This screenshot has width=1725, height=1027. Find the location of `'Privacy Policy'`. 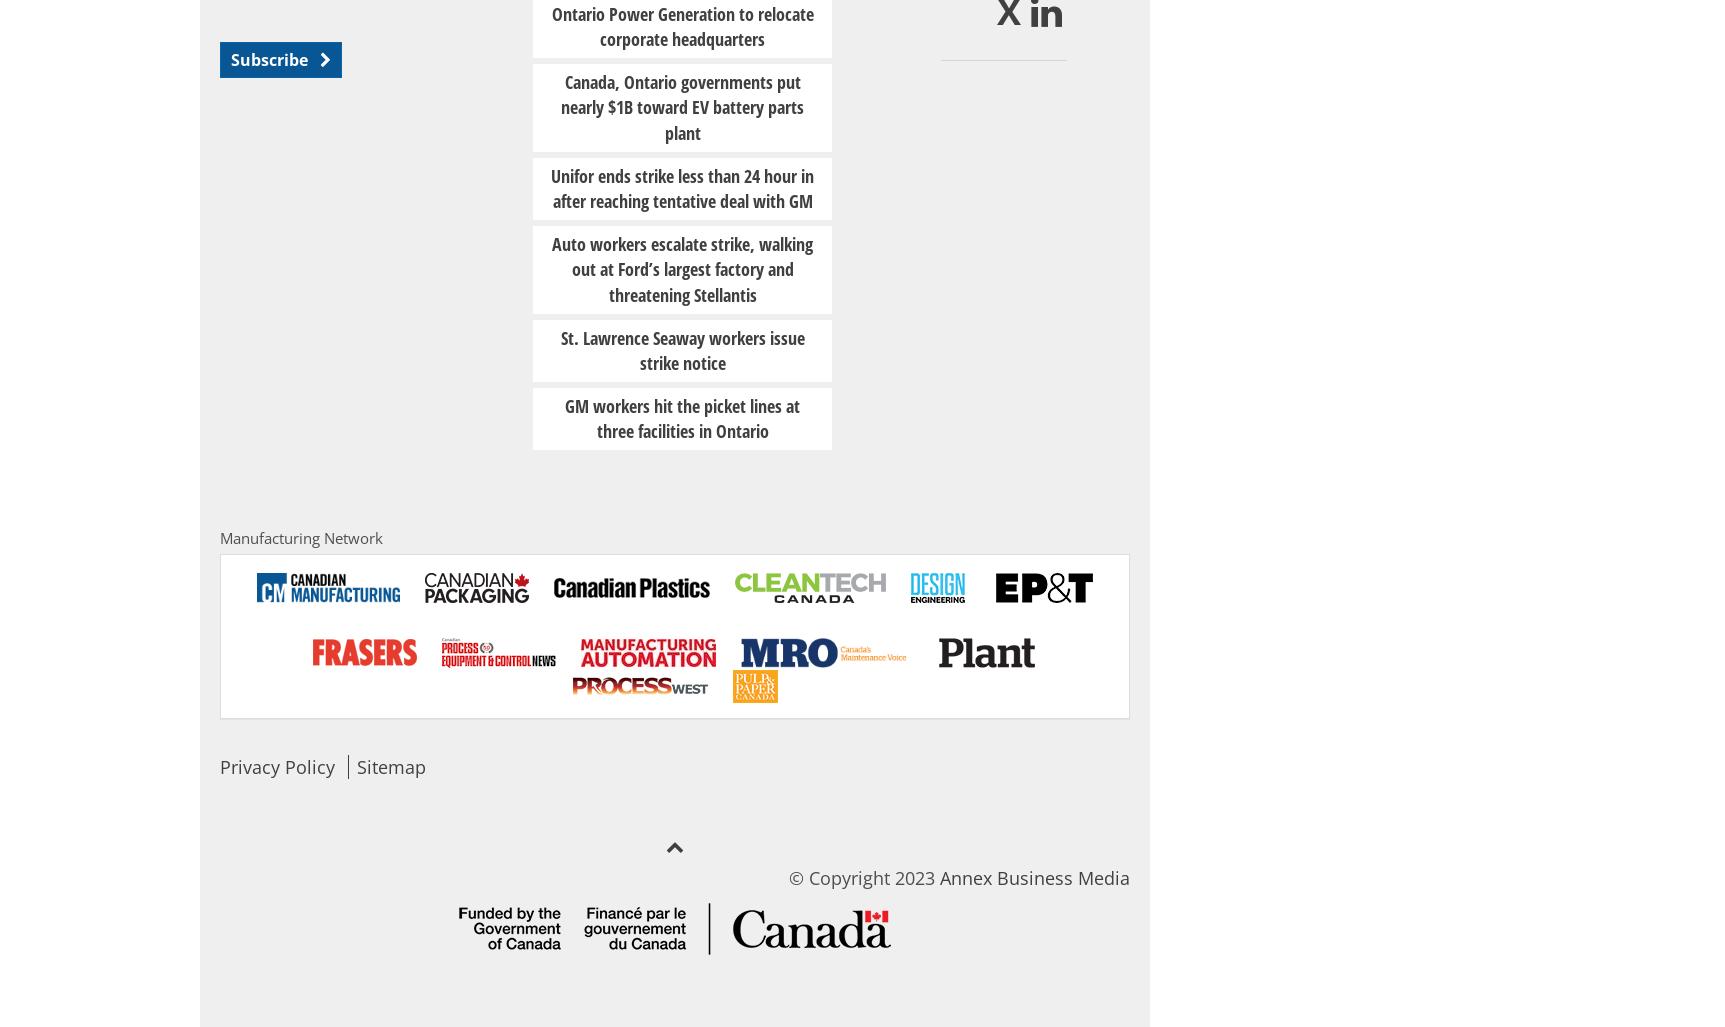

'Privacy Policy' is located at coordinates (276, 765).